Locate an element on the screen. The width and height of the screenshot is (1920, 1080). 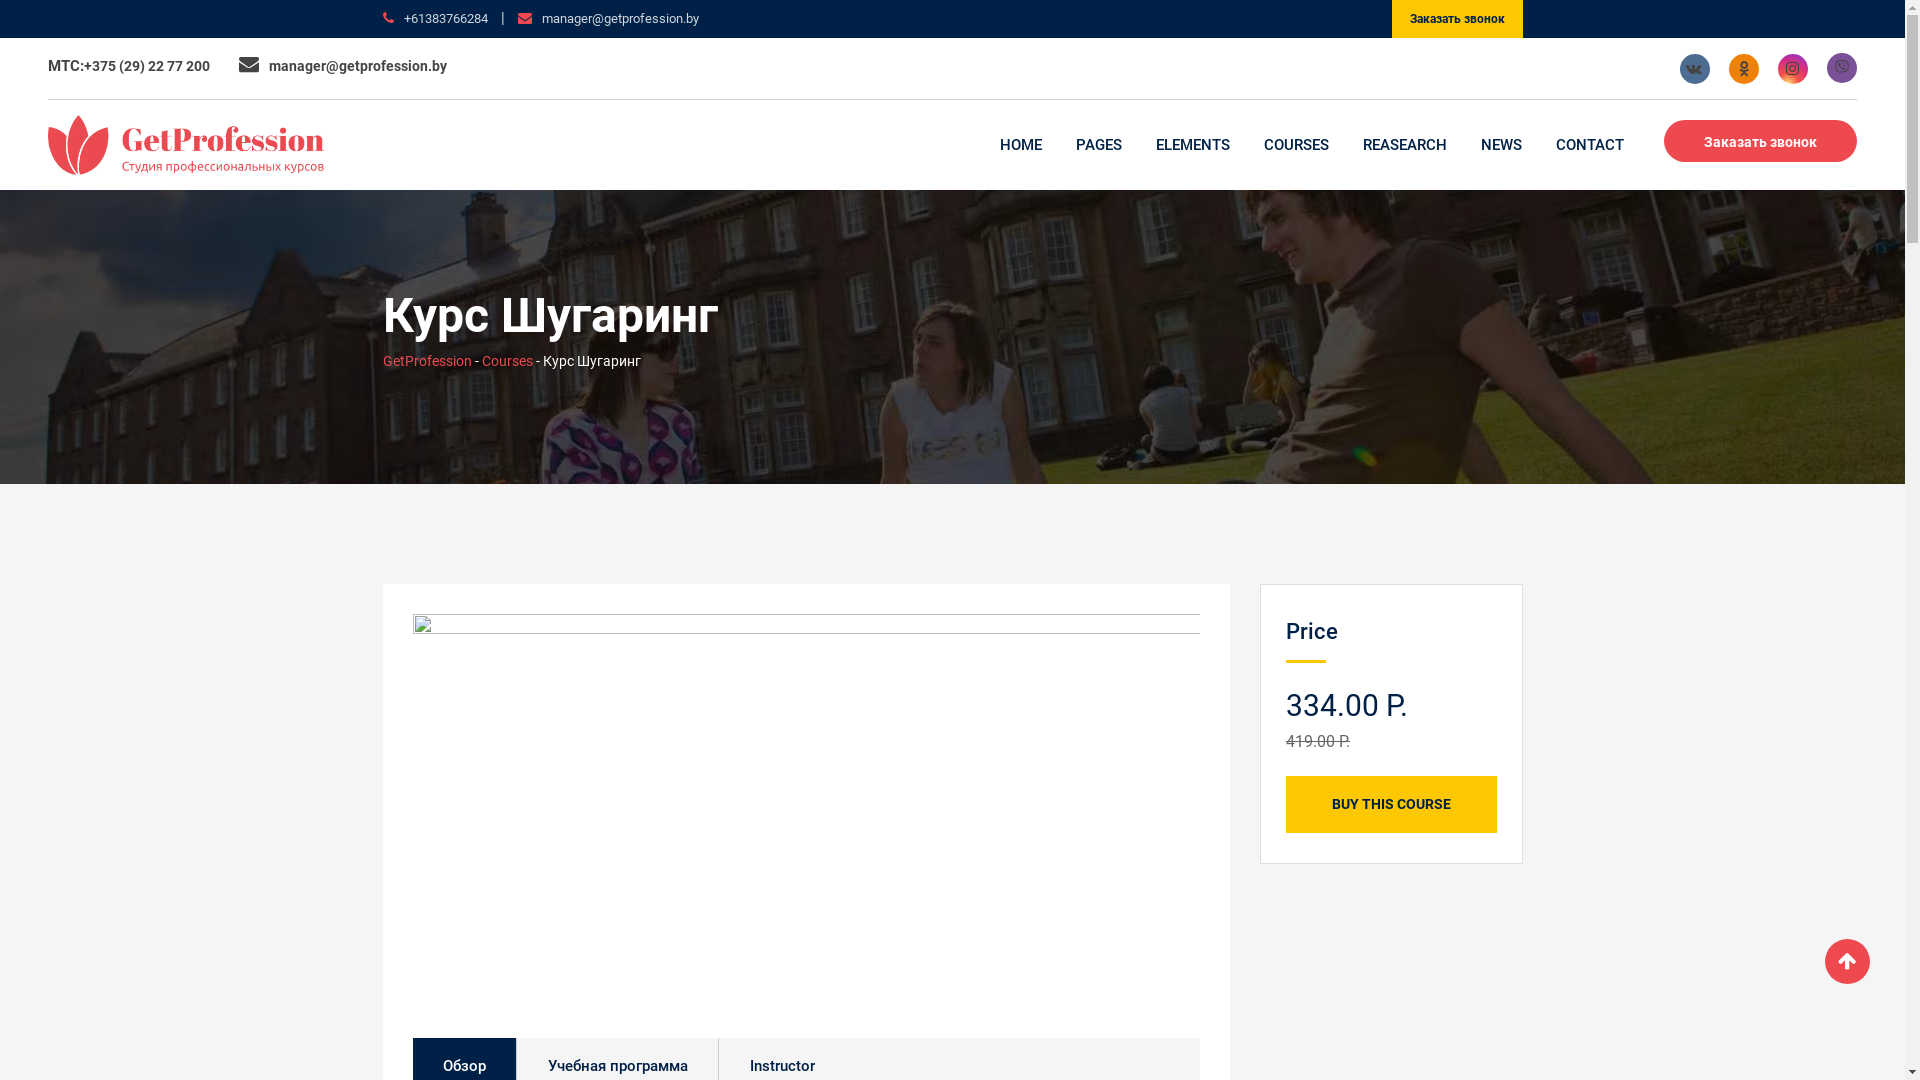
'+375 (29) 22 77 200' is located at coordinates (82, 64).